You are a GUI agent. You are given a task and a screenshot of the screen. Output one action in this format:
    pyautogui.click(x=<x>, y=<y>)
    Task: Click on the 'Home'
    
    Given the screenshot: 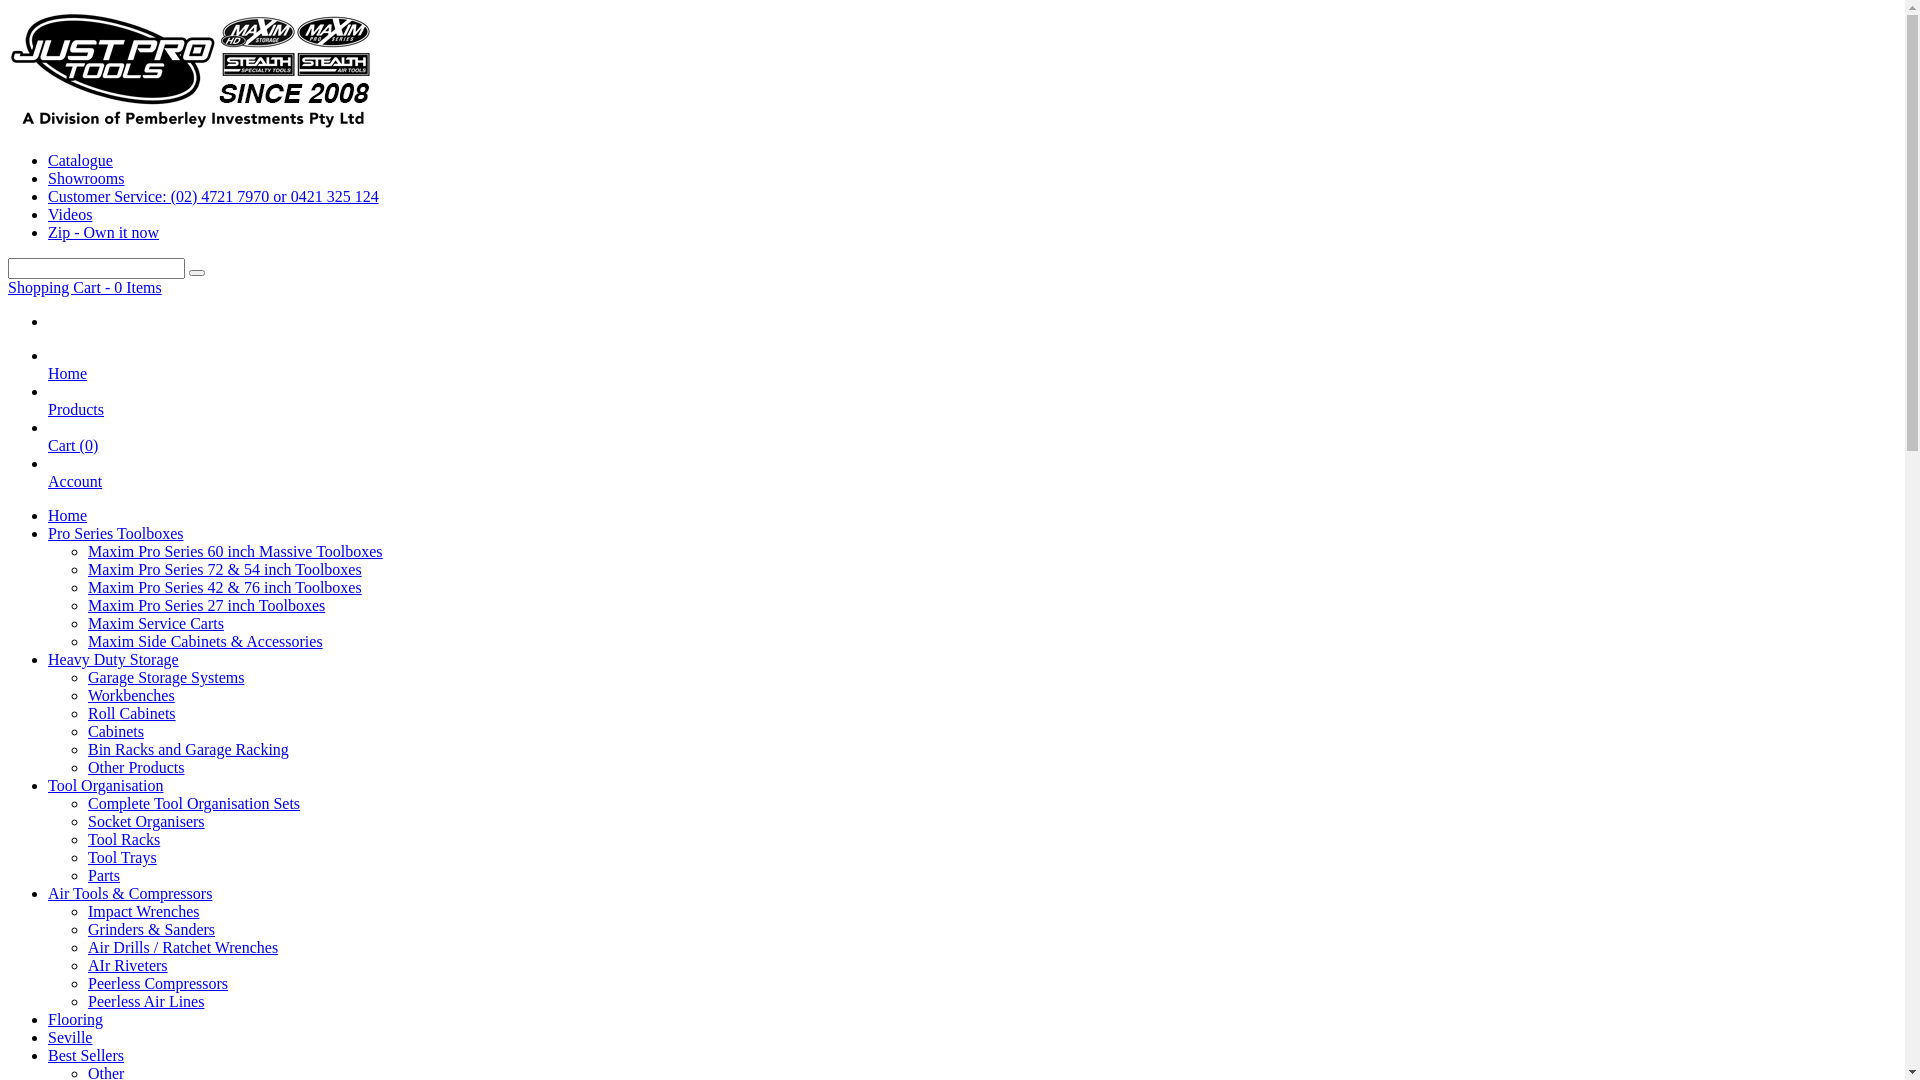 What is the action you would take?
    pyautogui.click(x=67, y=514)
    